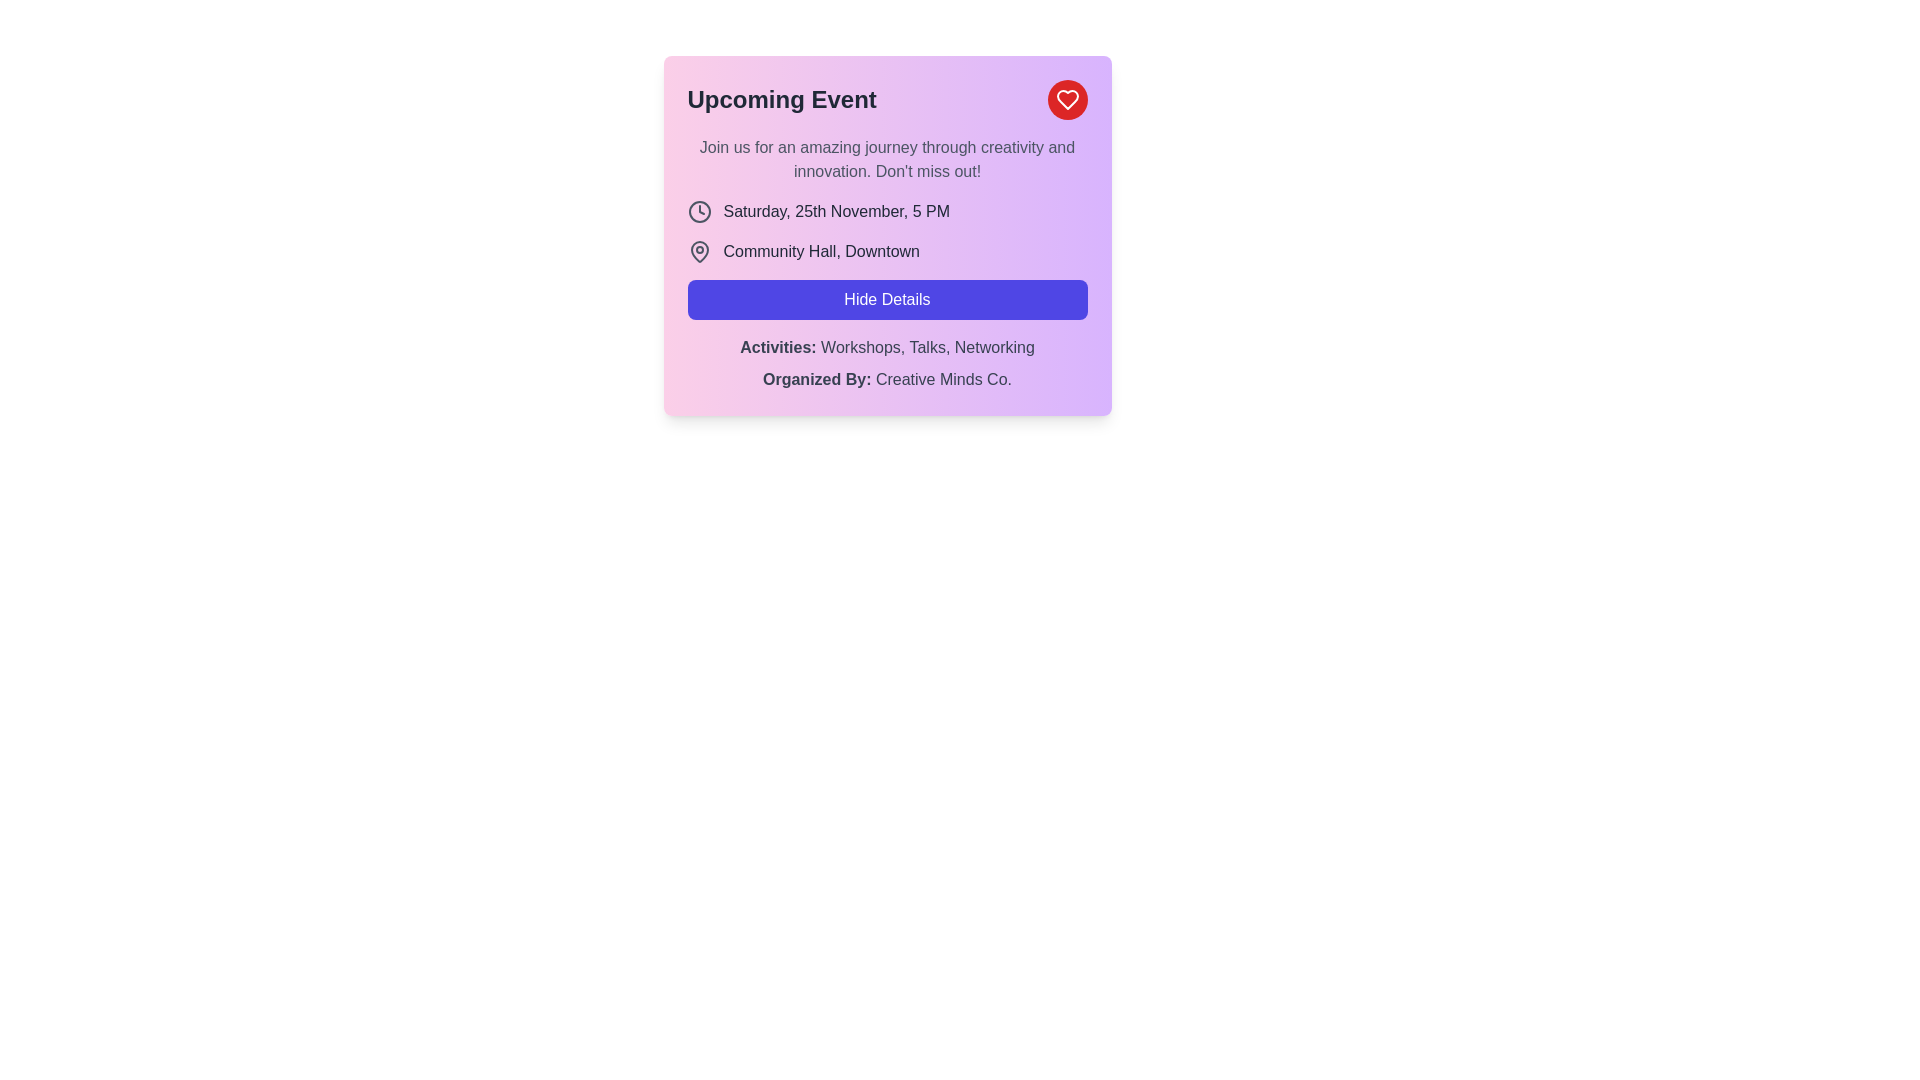 This screenshot has height=1080, width=1920. I want to click on the location pin icon with a gray outline that is positioned to the left of the text 'Community Hall, Downtown', so click(699, 250).